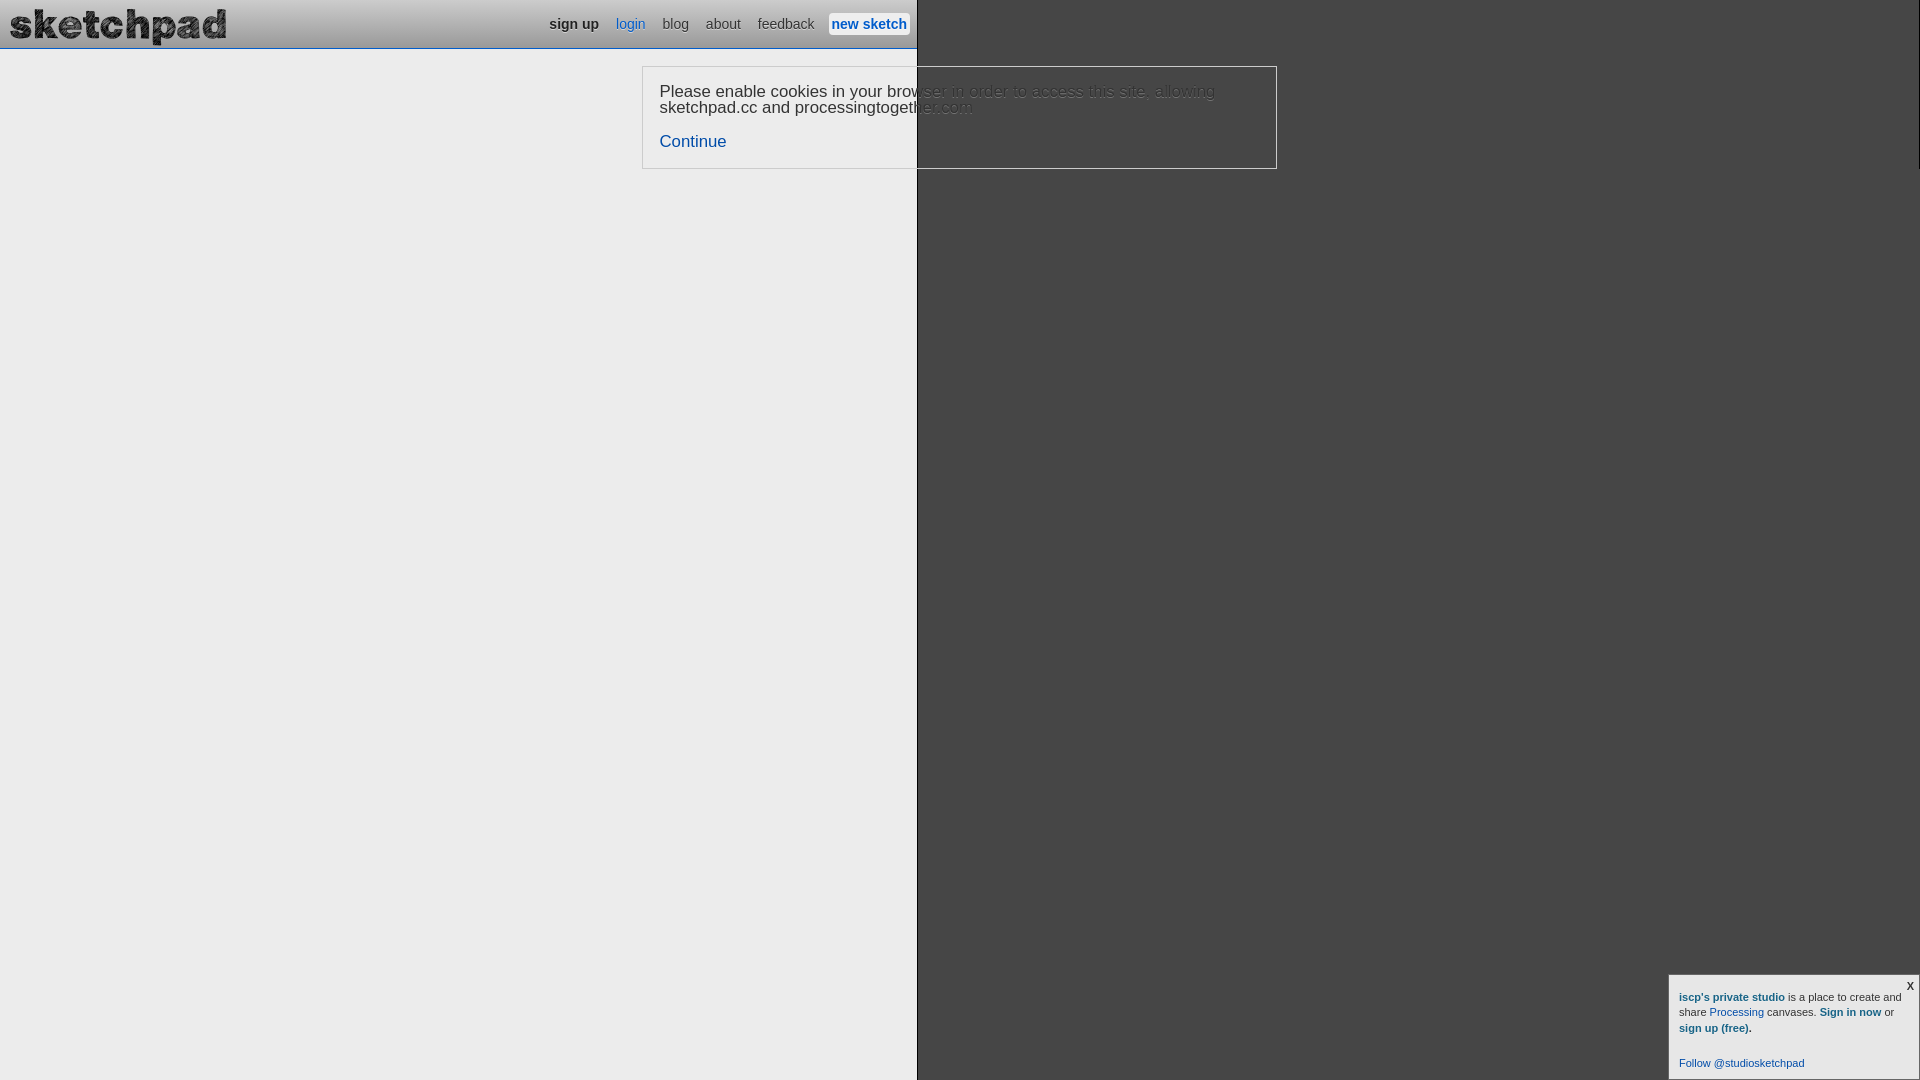 The width and height of the screenshot is (1920, 1080). I want to click on 'sign up (free)', so click(1712, 1028).